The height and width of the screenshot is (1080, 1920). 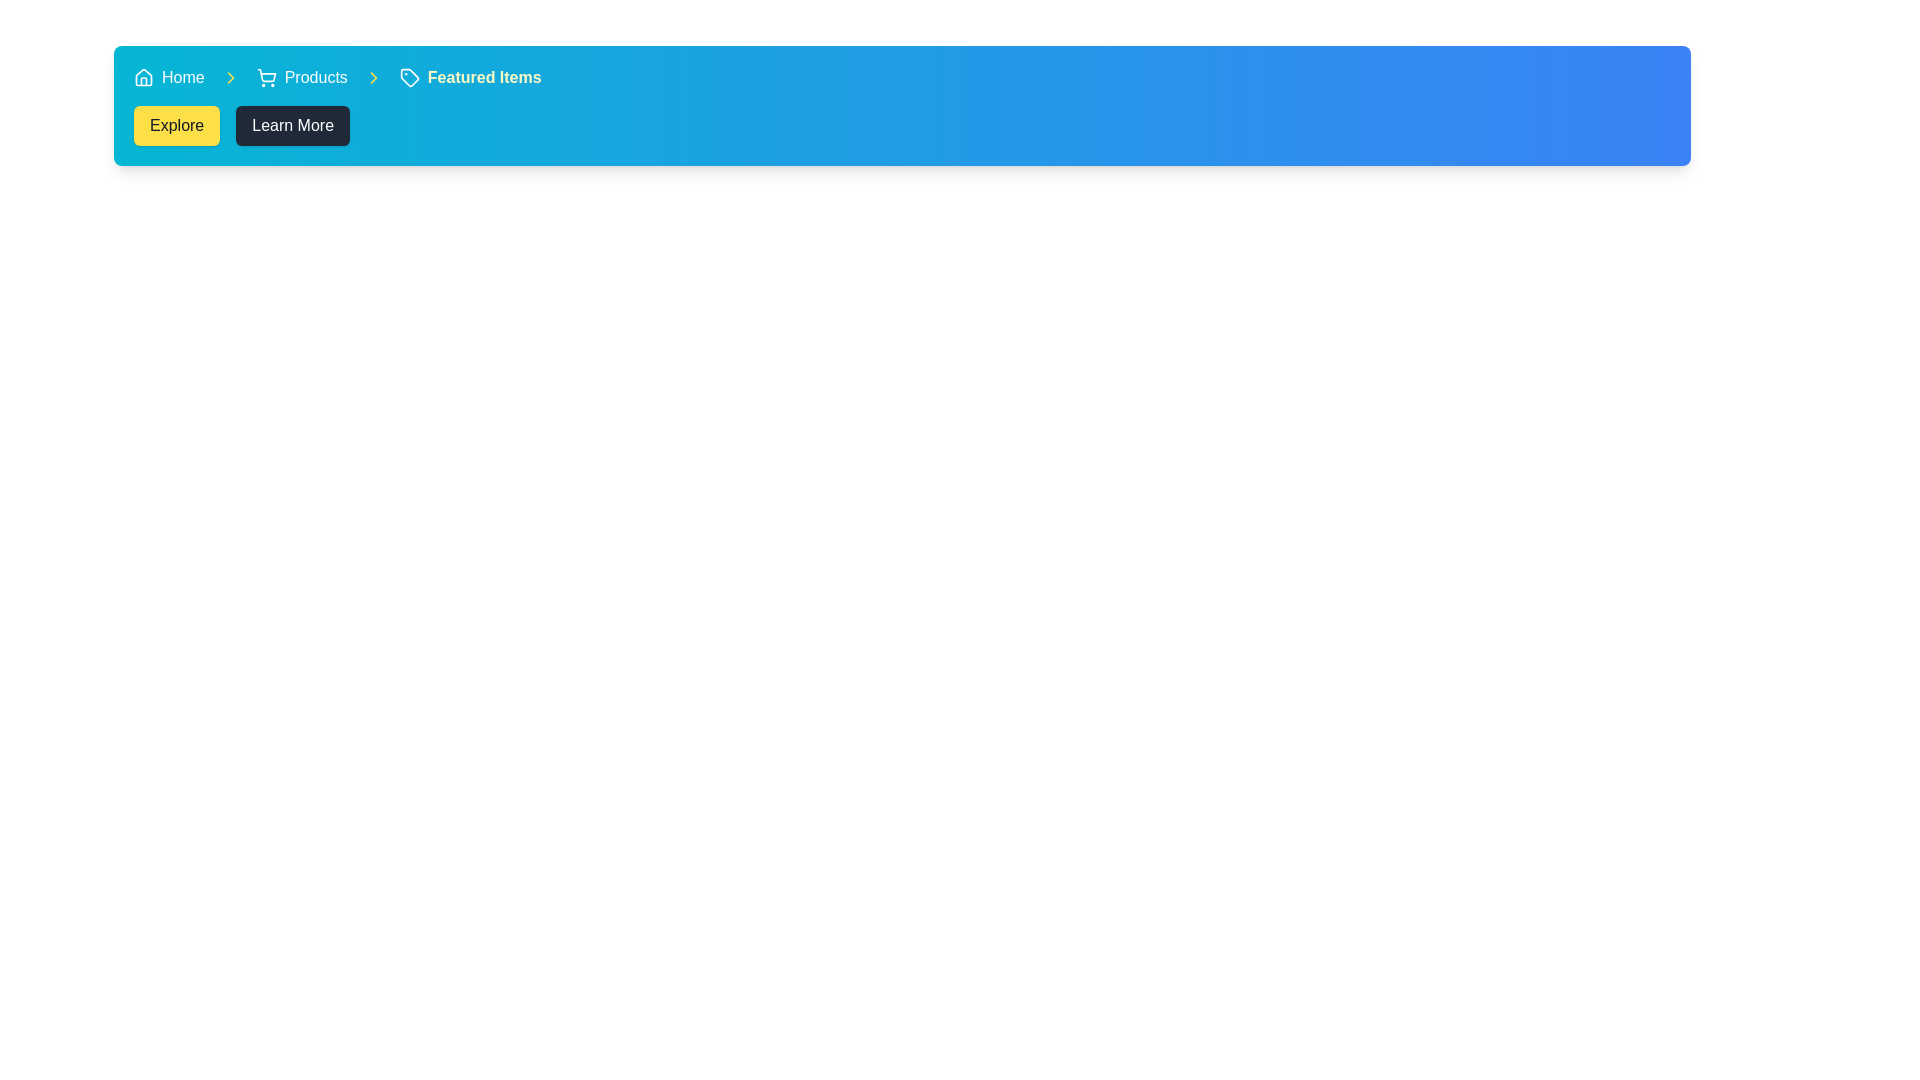 What do you see at coordinates (469, 76) in the screenshot?
I see `the 'Featured Items' breadcrumb navigation text` at bounding box center [469, 76].